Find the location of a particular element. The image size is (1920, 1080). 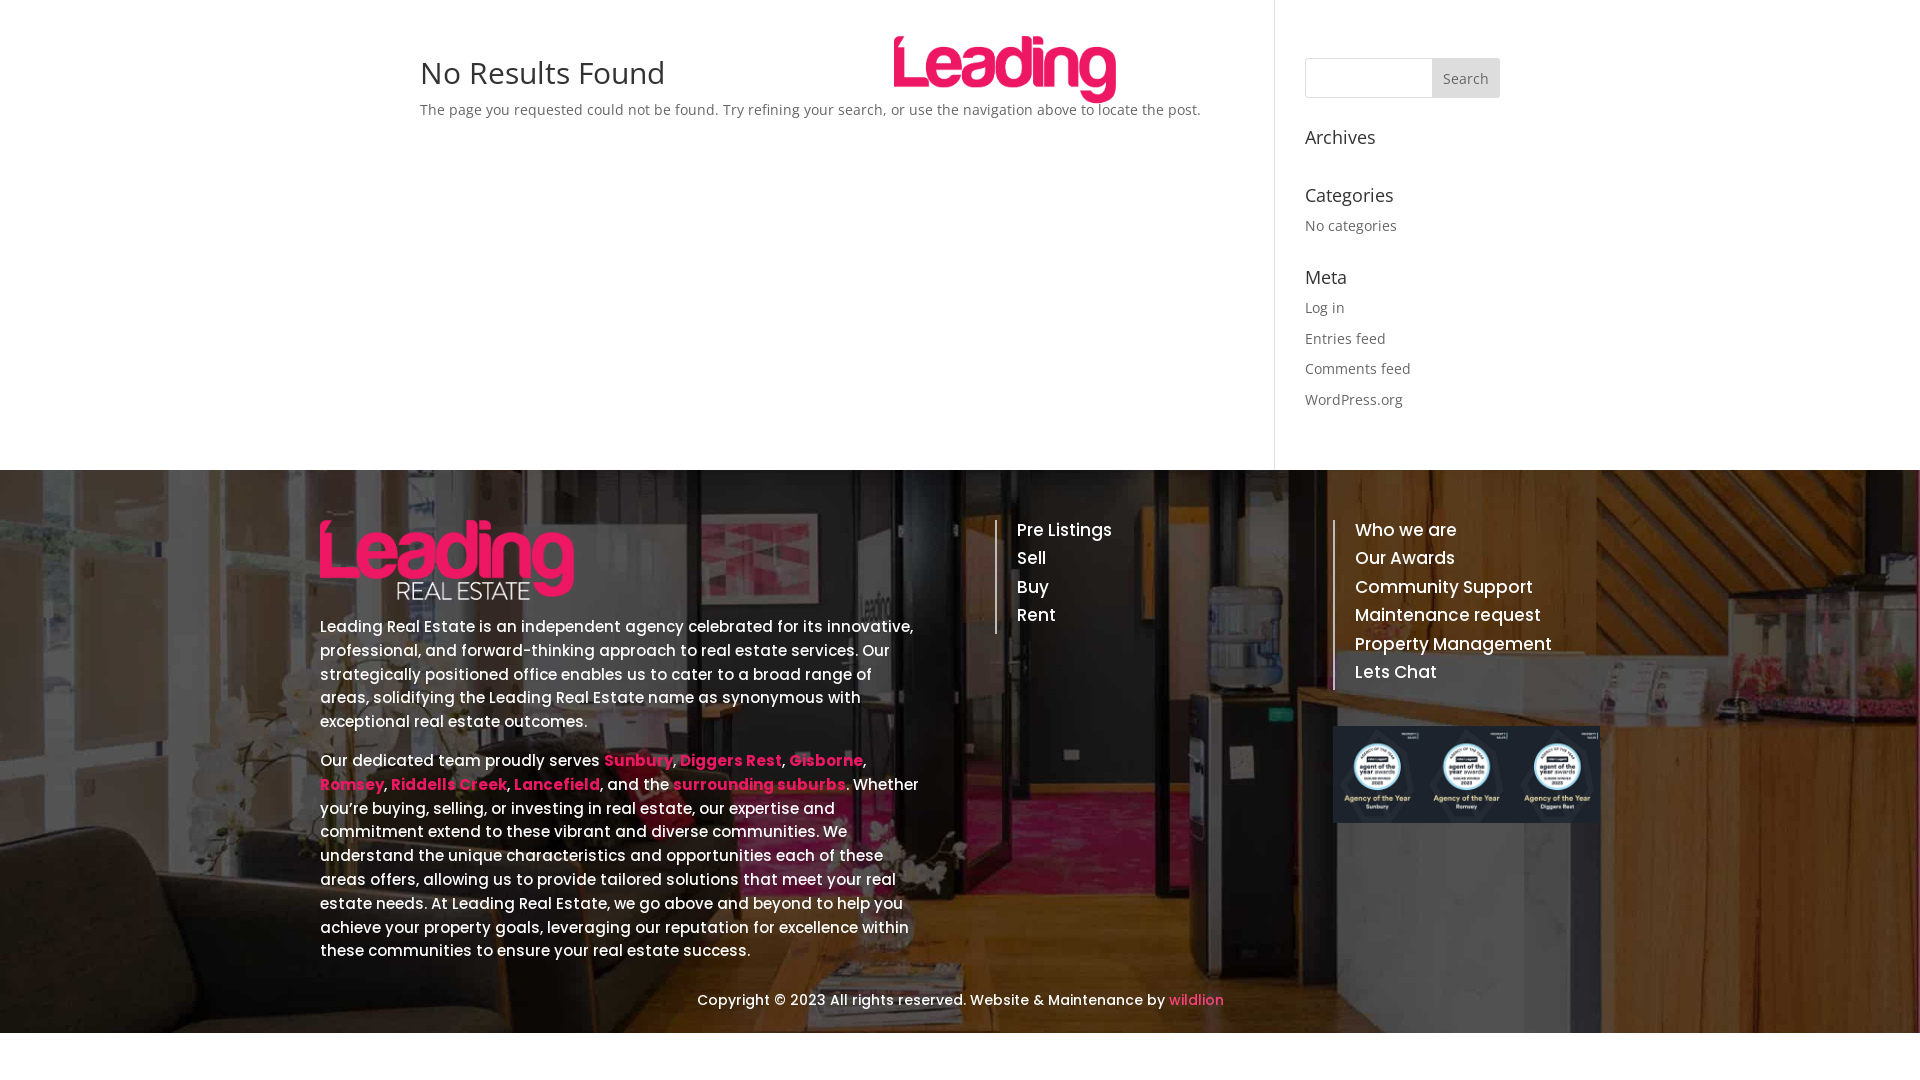

'Rent' is located at coordinates (1128, 617).